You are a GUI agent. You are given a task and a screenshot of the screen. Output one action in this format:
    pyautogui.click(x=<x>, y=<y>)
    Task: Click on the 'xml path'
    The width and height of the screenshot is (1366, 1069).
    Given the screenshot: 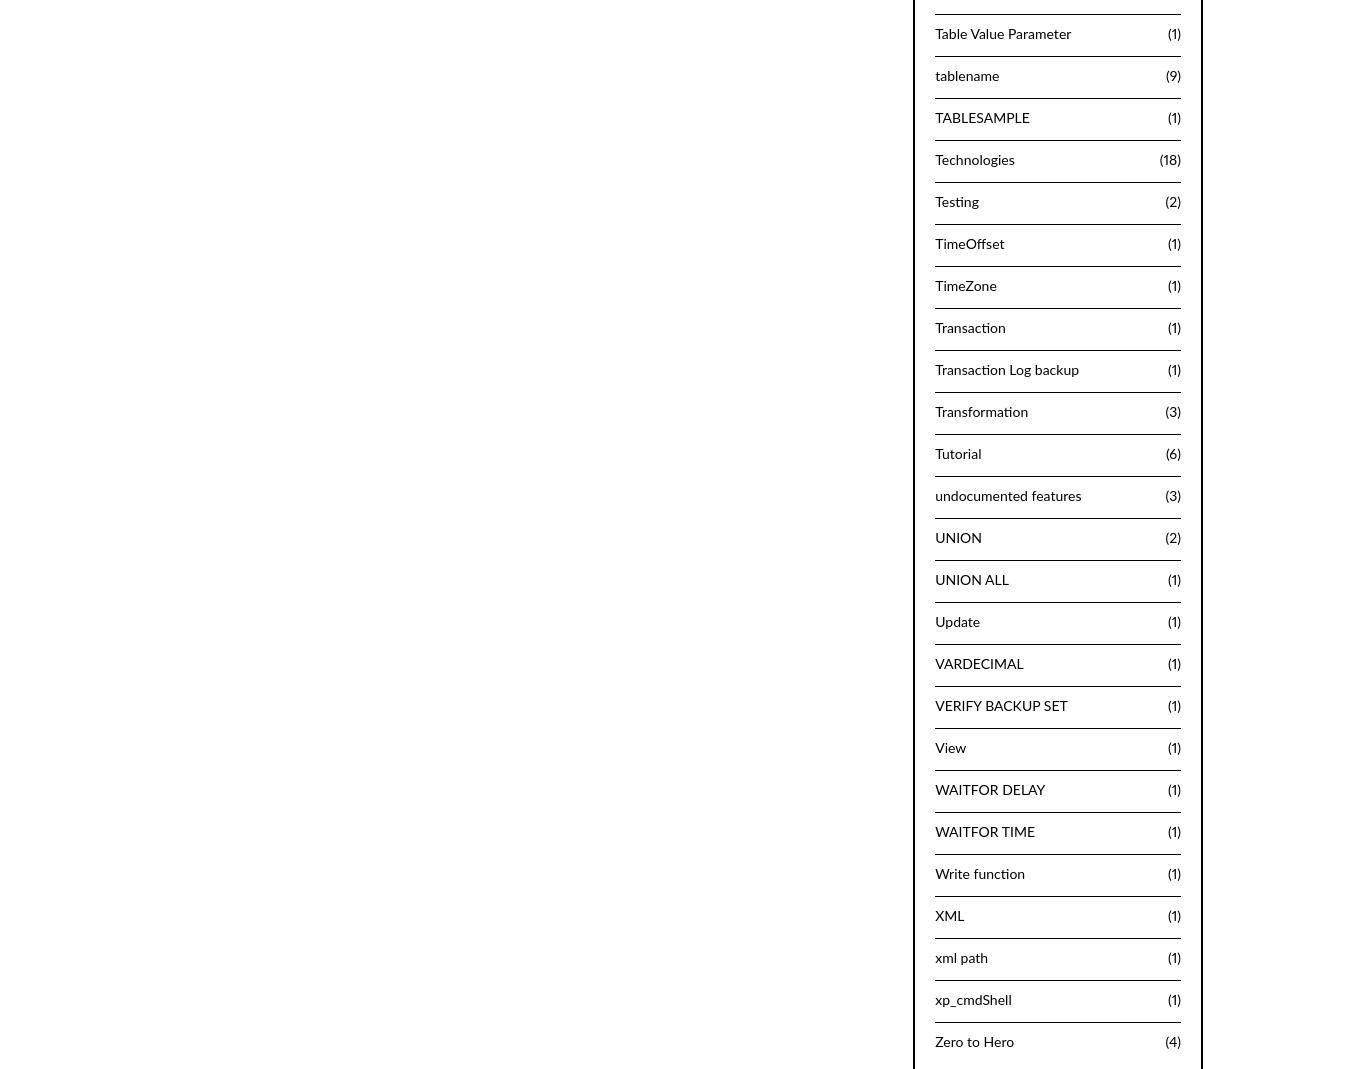 What is the action you would take?
    pyautogui.click(x=961, y=957)
    